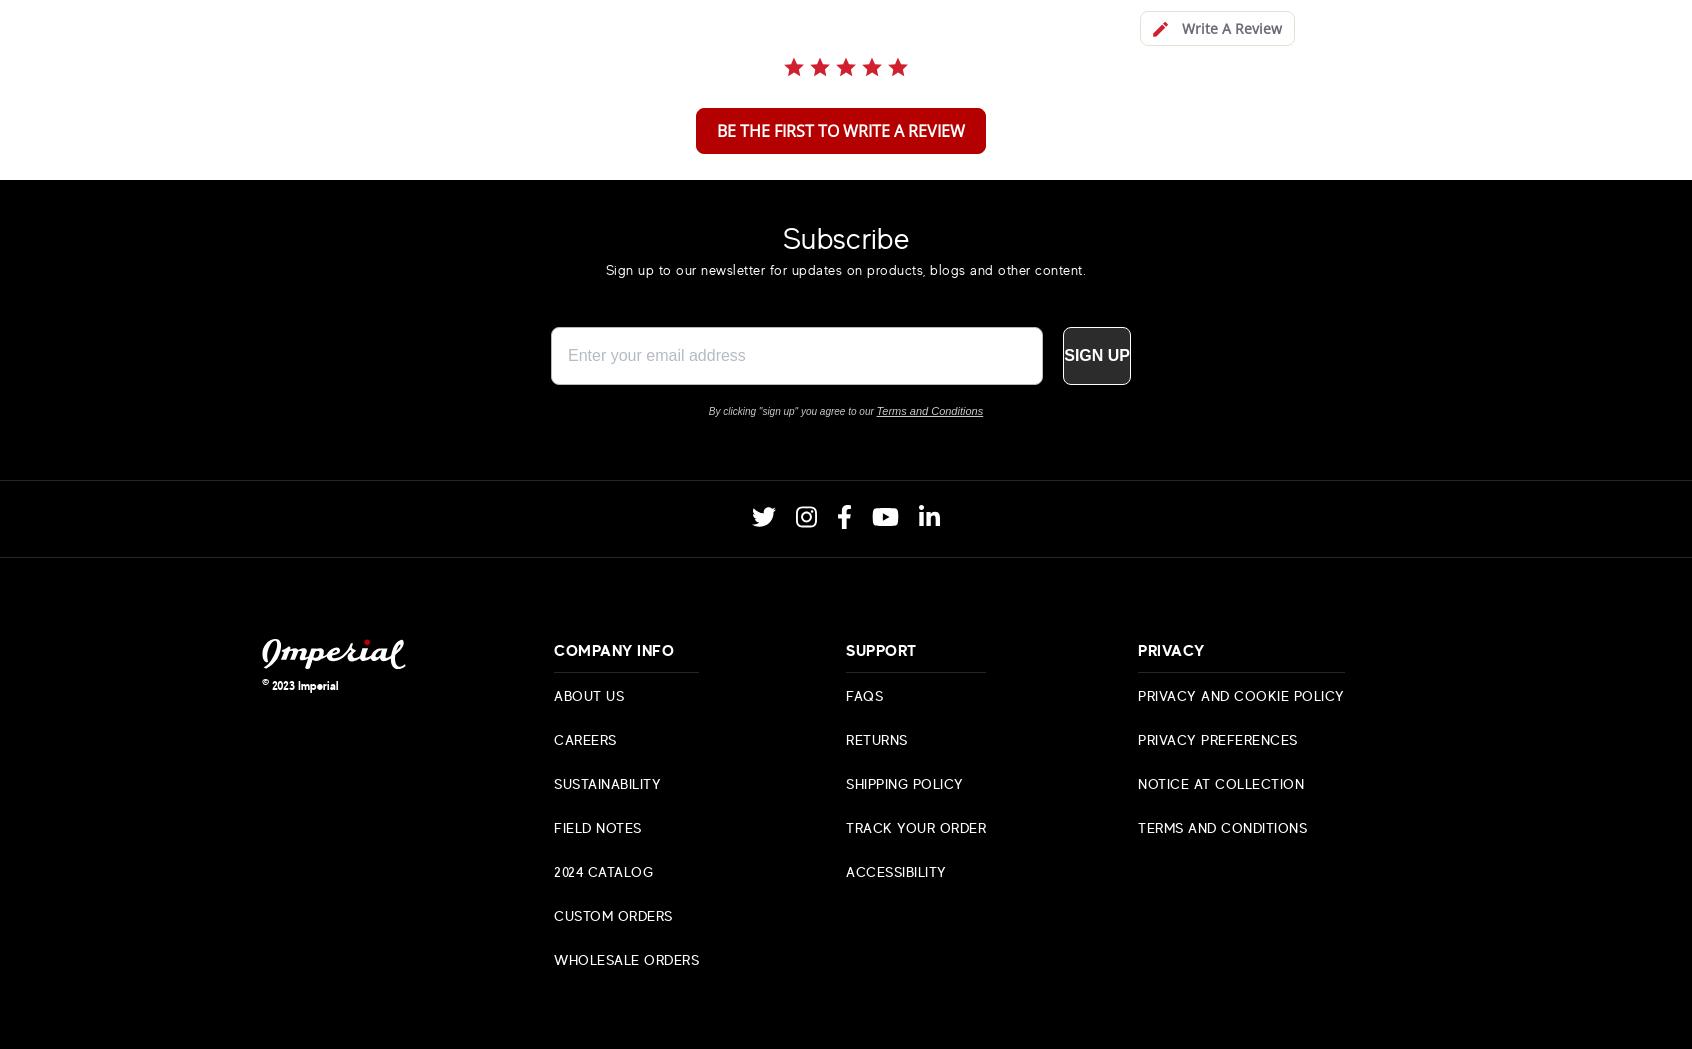 This screenshot has height=1049, width=1692. Describe the element at coordinates (606, 782) in the screenshot. I see `'Sustainability'` at that location.